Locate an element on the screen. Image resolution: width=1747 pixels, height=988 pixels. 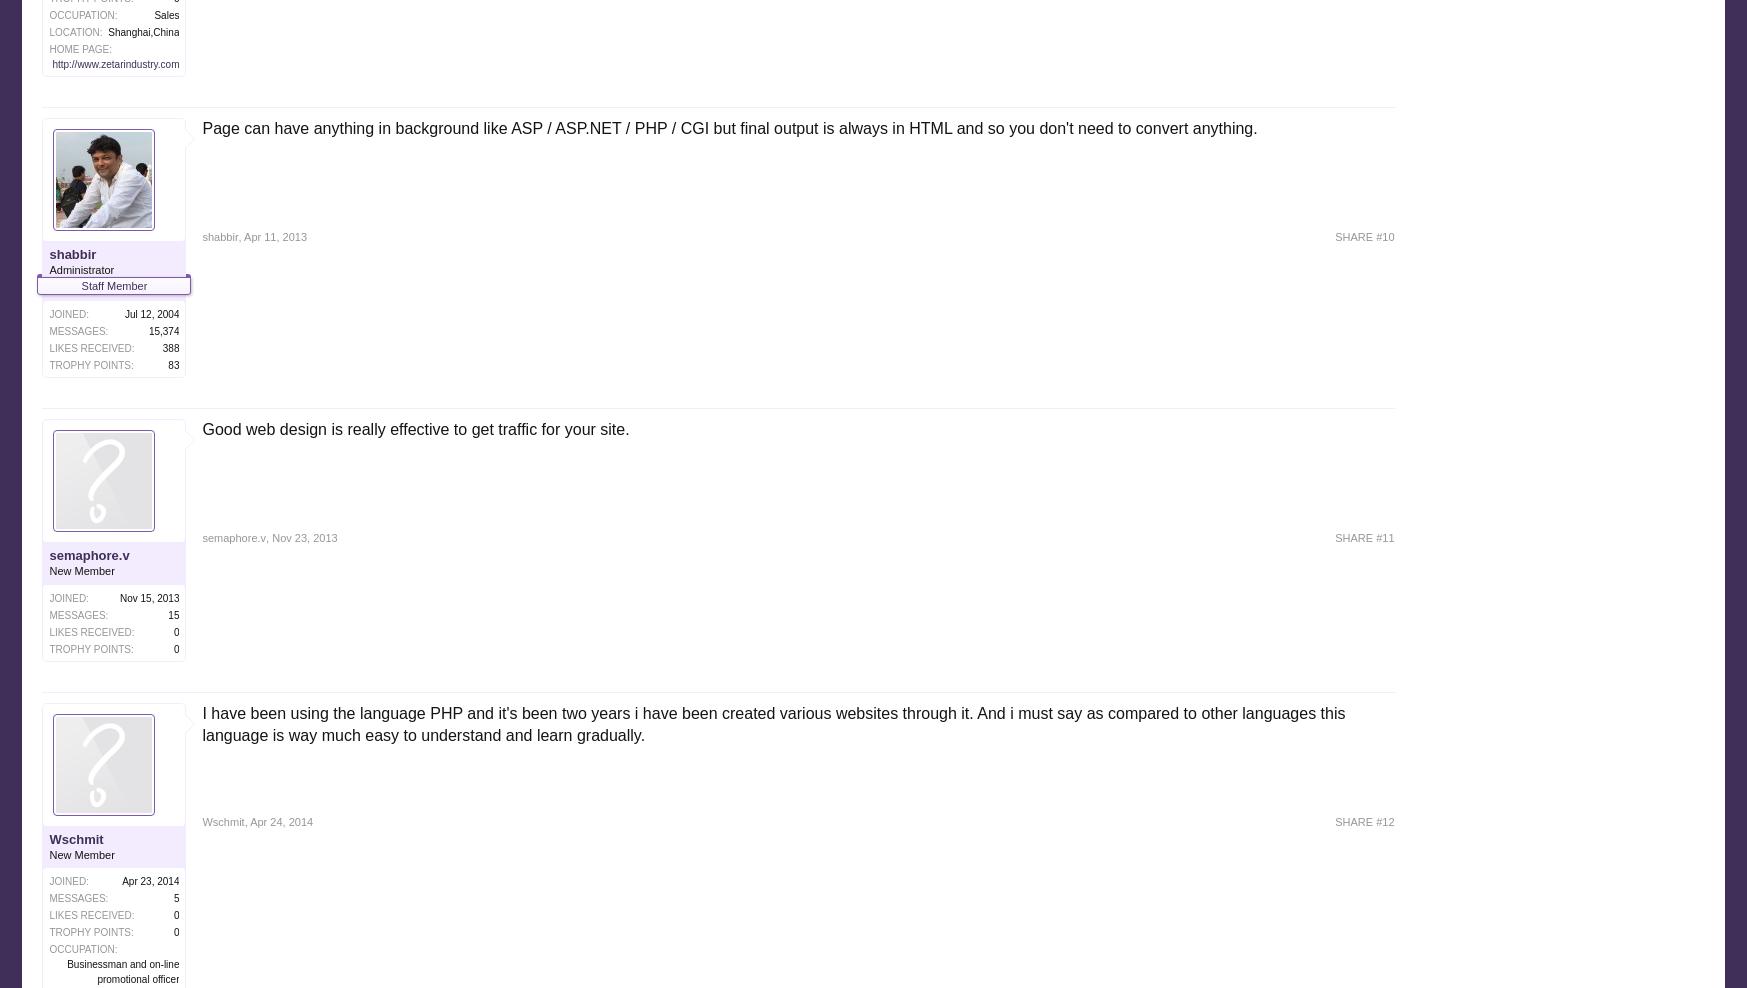
'15,374' is located at coordinates (162, 331).